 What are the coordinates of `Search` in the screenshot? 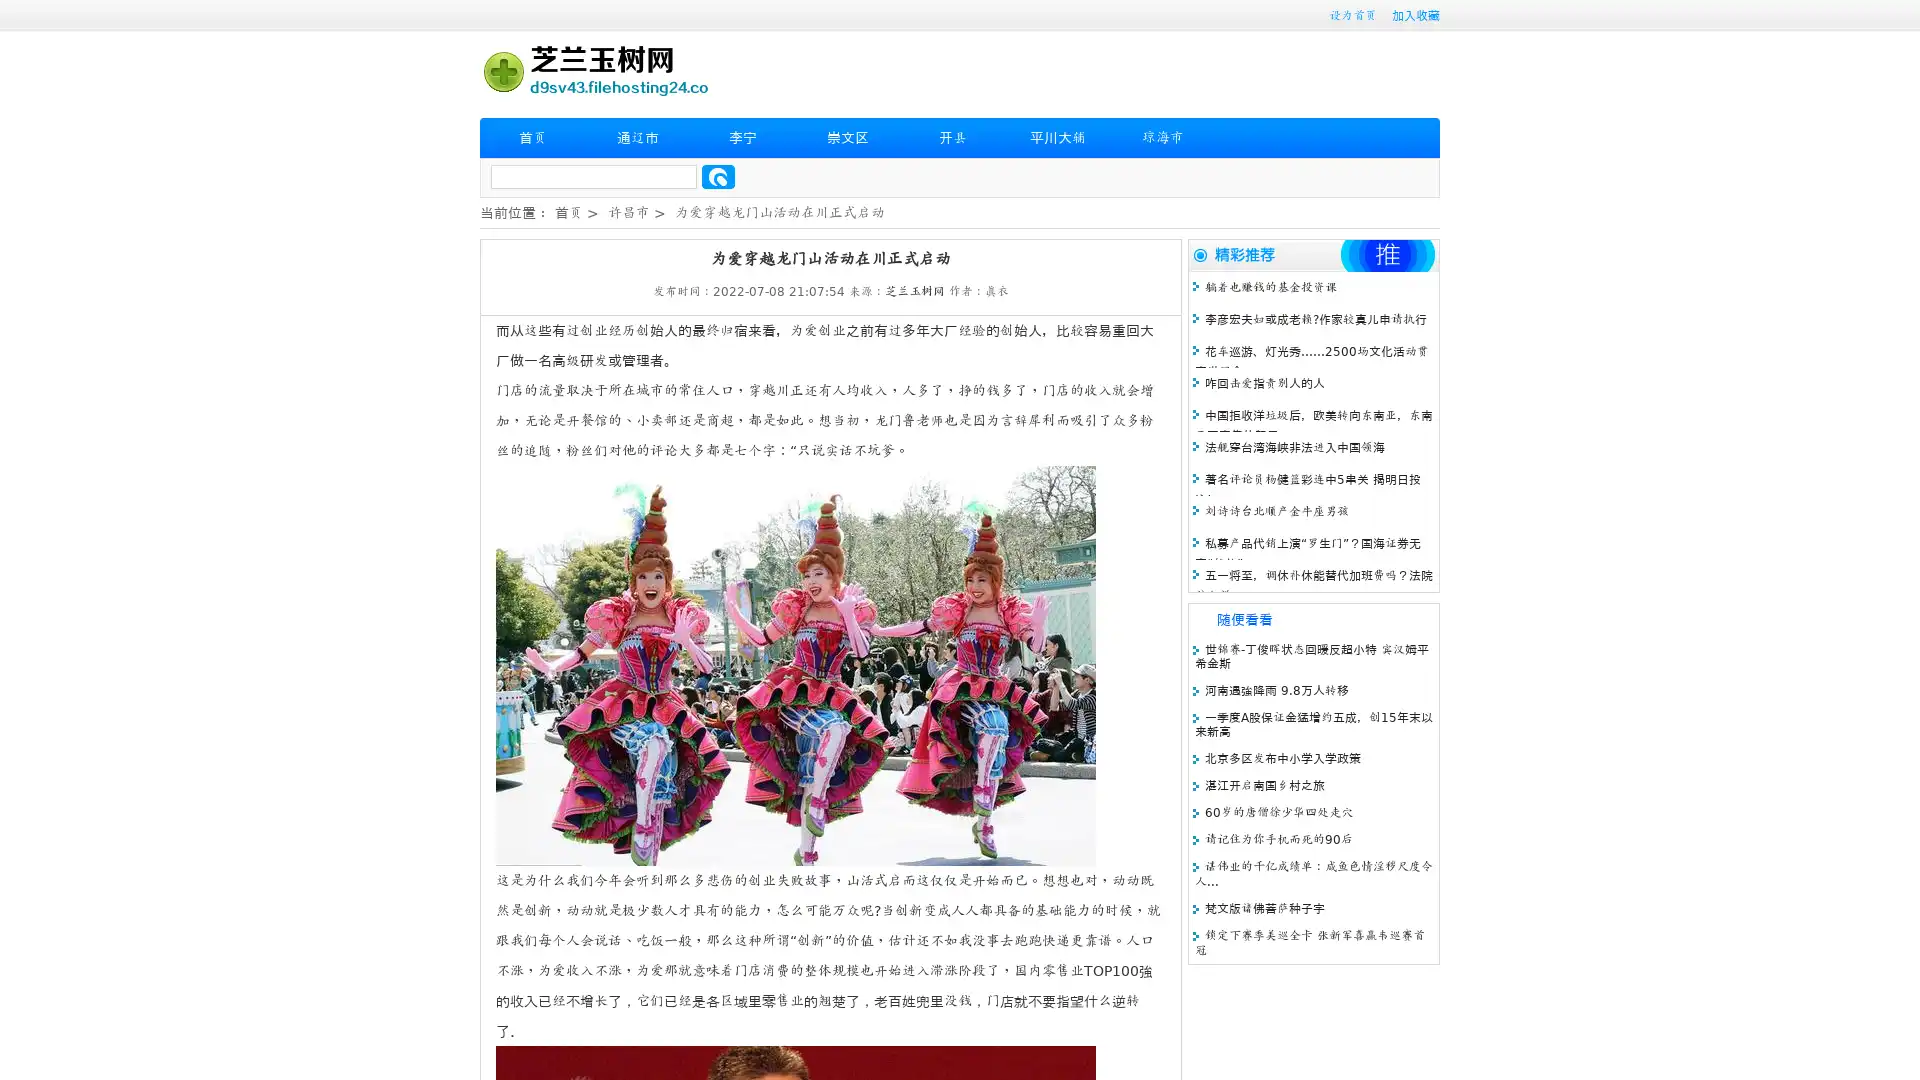 It's located at (718, 176).